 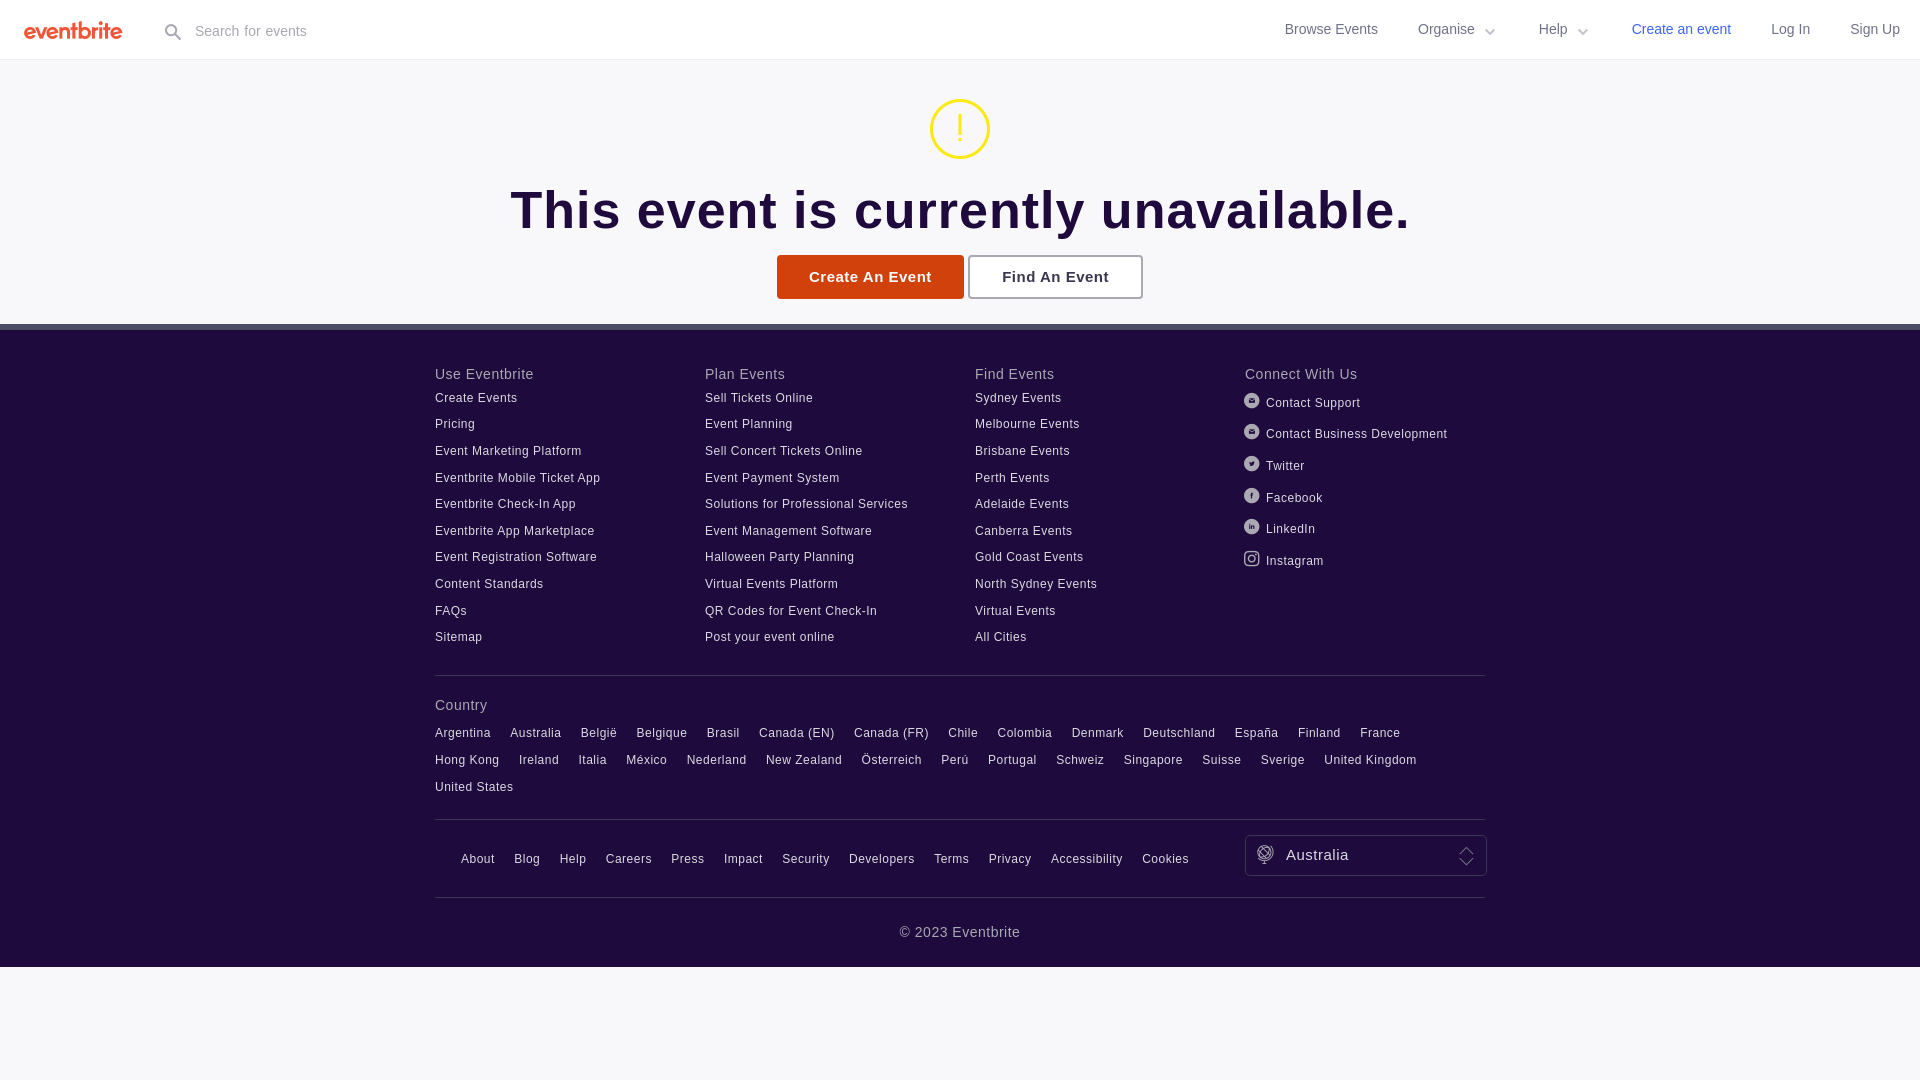 What do you see at coordinates (434, 503) in the screenshot?
I see `'Eventbrite Check-In App'` at bounding box center [434, 503].